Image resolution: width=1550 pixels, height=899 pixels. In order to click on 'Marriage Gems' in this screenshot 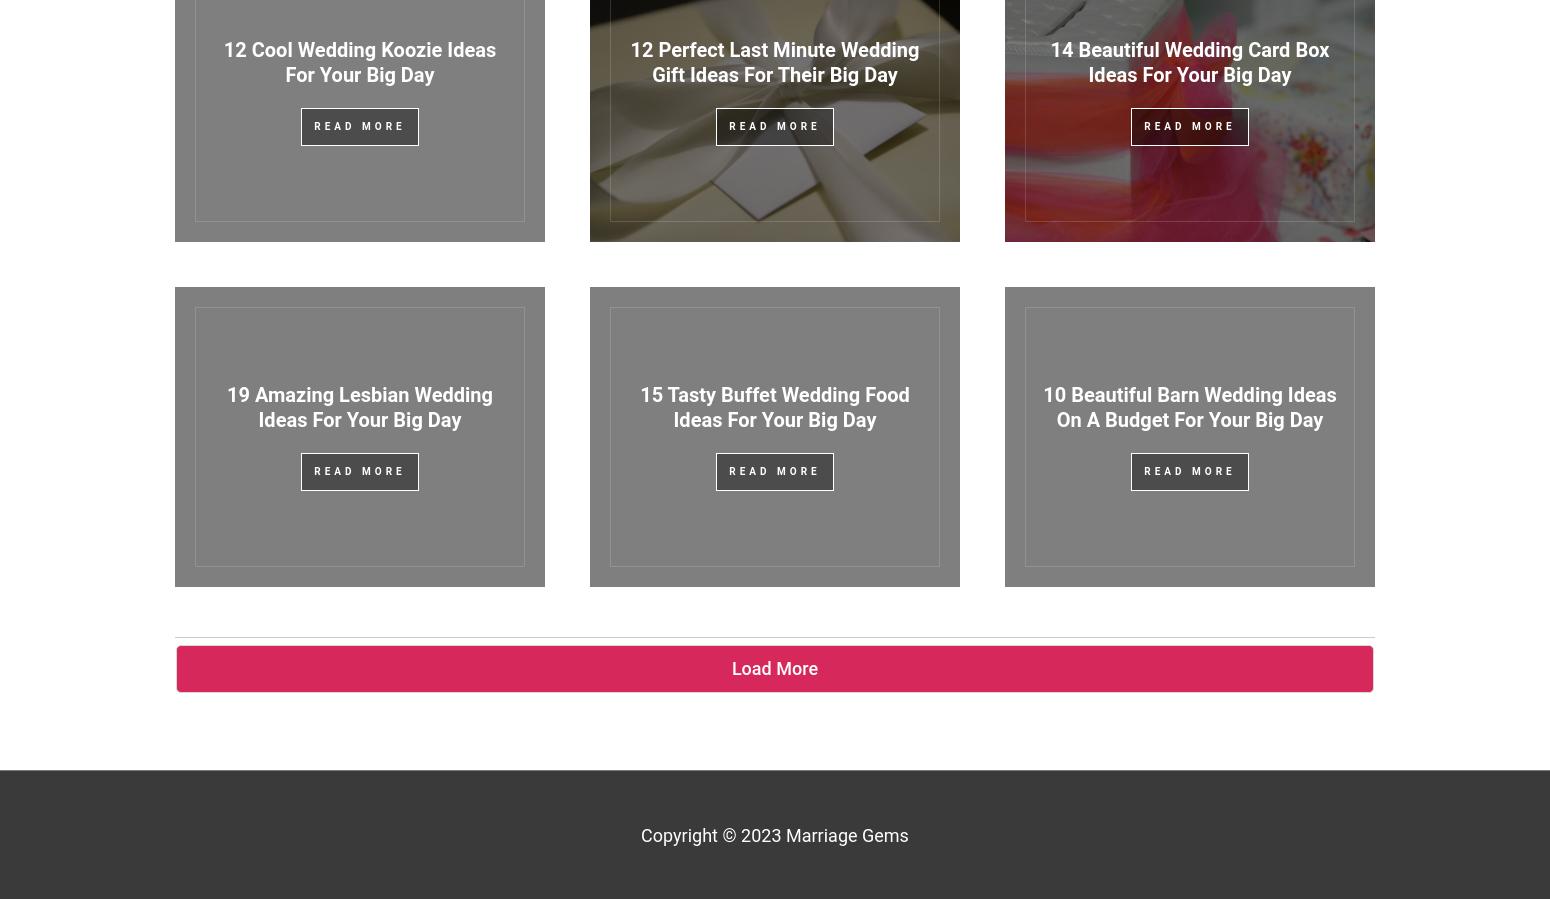, I will do `click(785, 834)`.